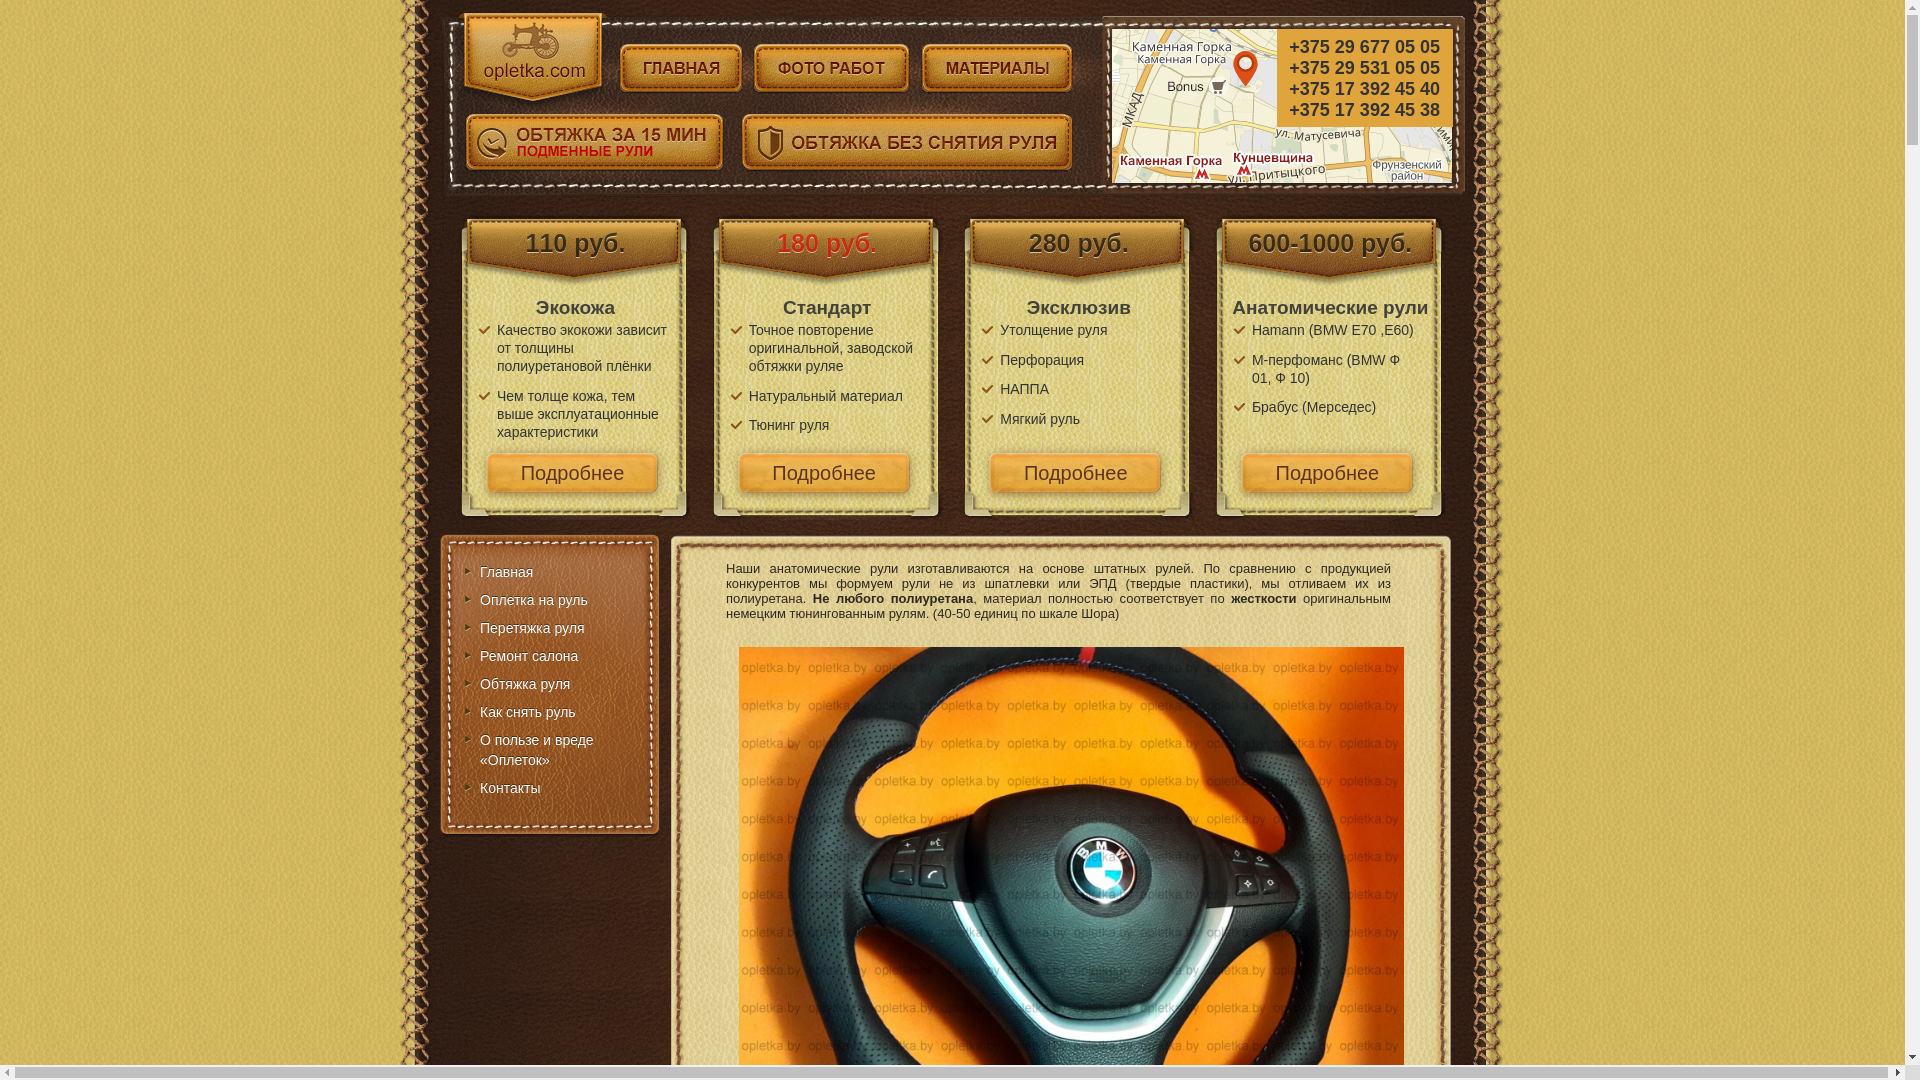  Describe the element at coordinates (1363, 88) in the screenshot. I see `'+375 17 392 45 40'` at that location.